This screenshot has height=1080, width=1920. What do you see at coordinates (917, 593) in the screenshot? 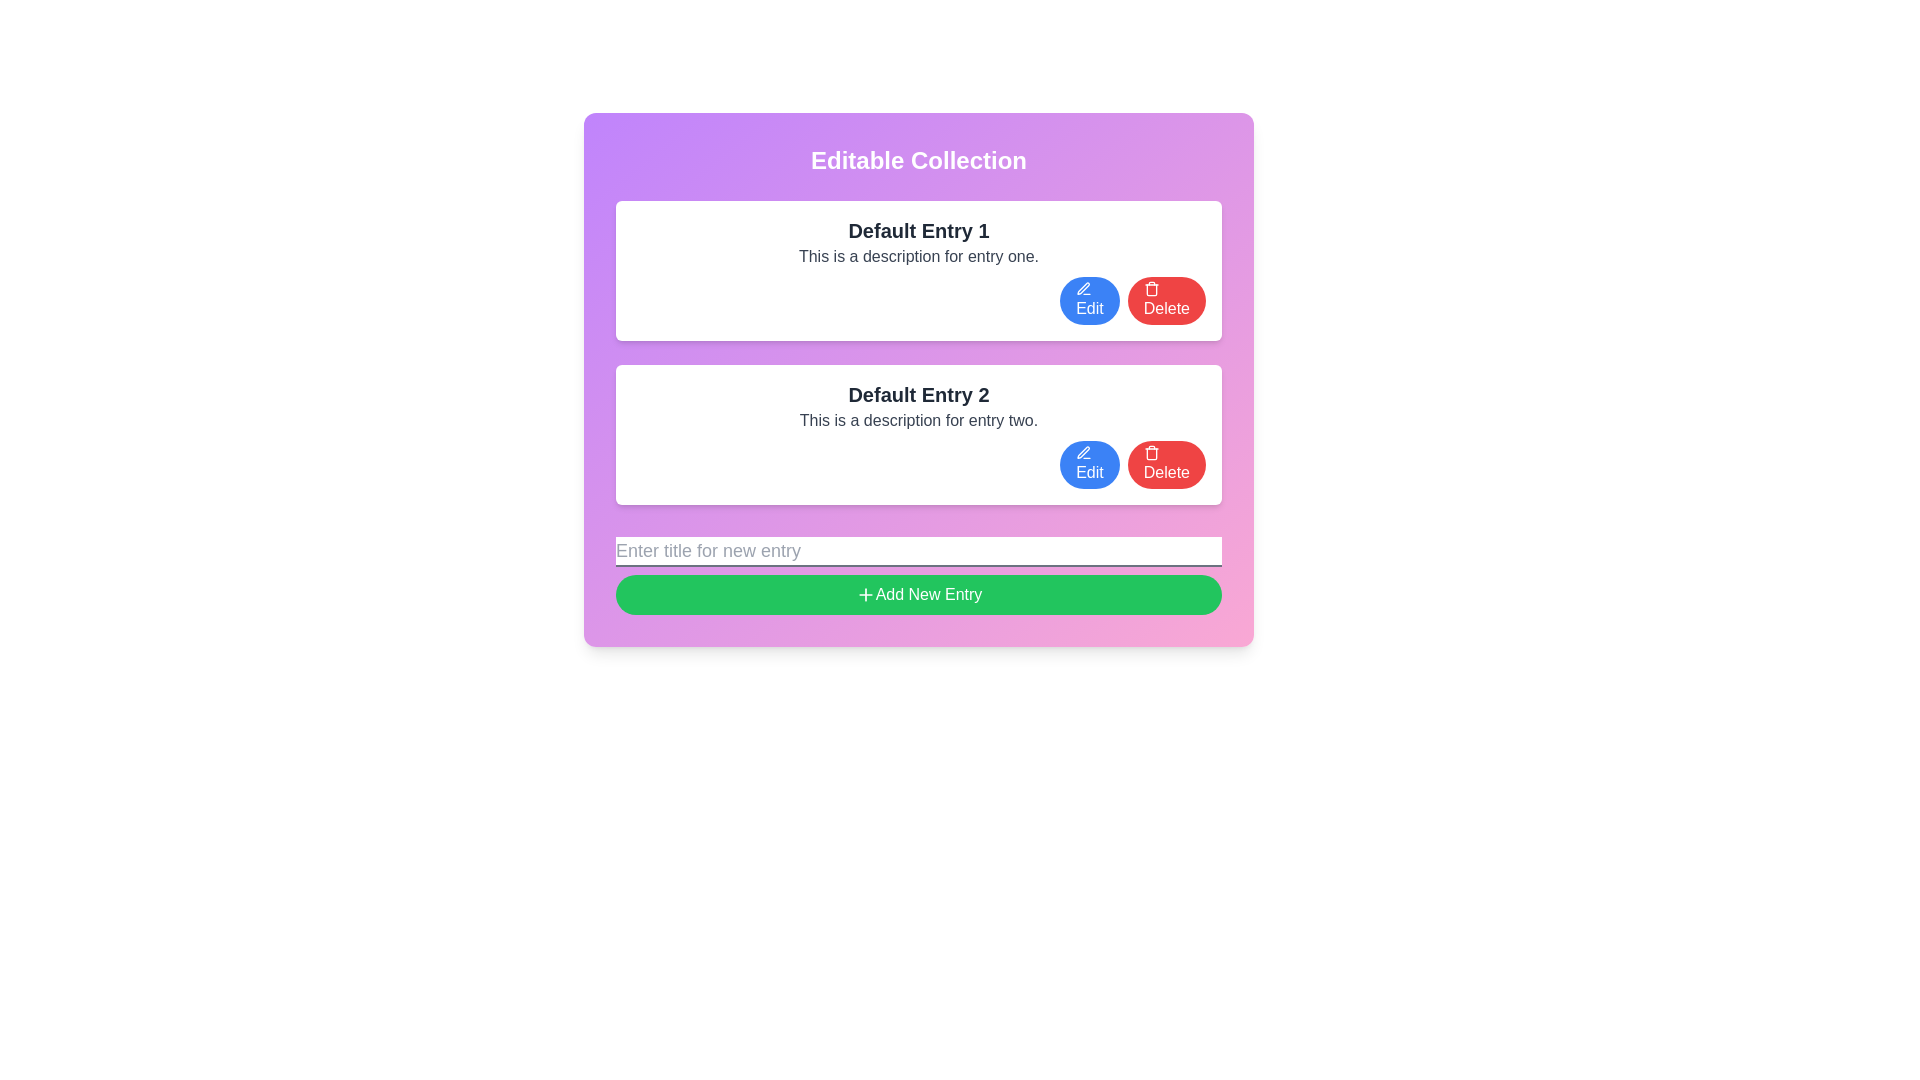
I see `the prominent green rectangular button labeled '+ Add New Entry'` at bounding box center [917, 593].